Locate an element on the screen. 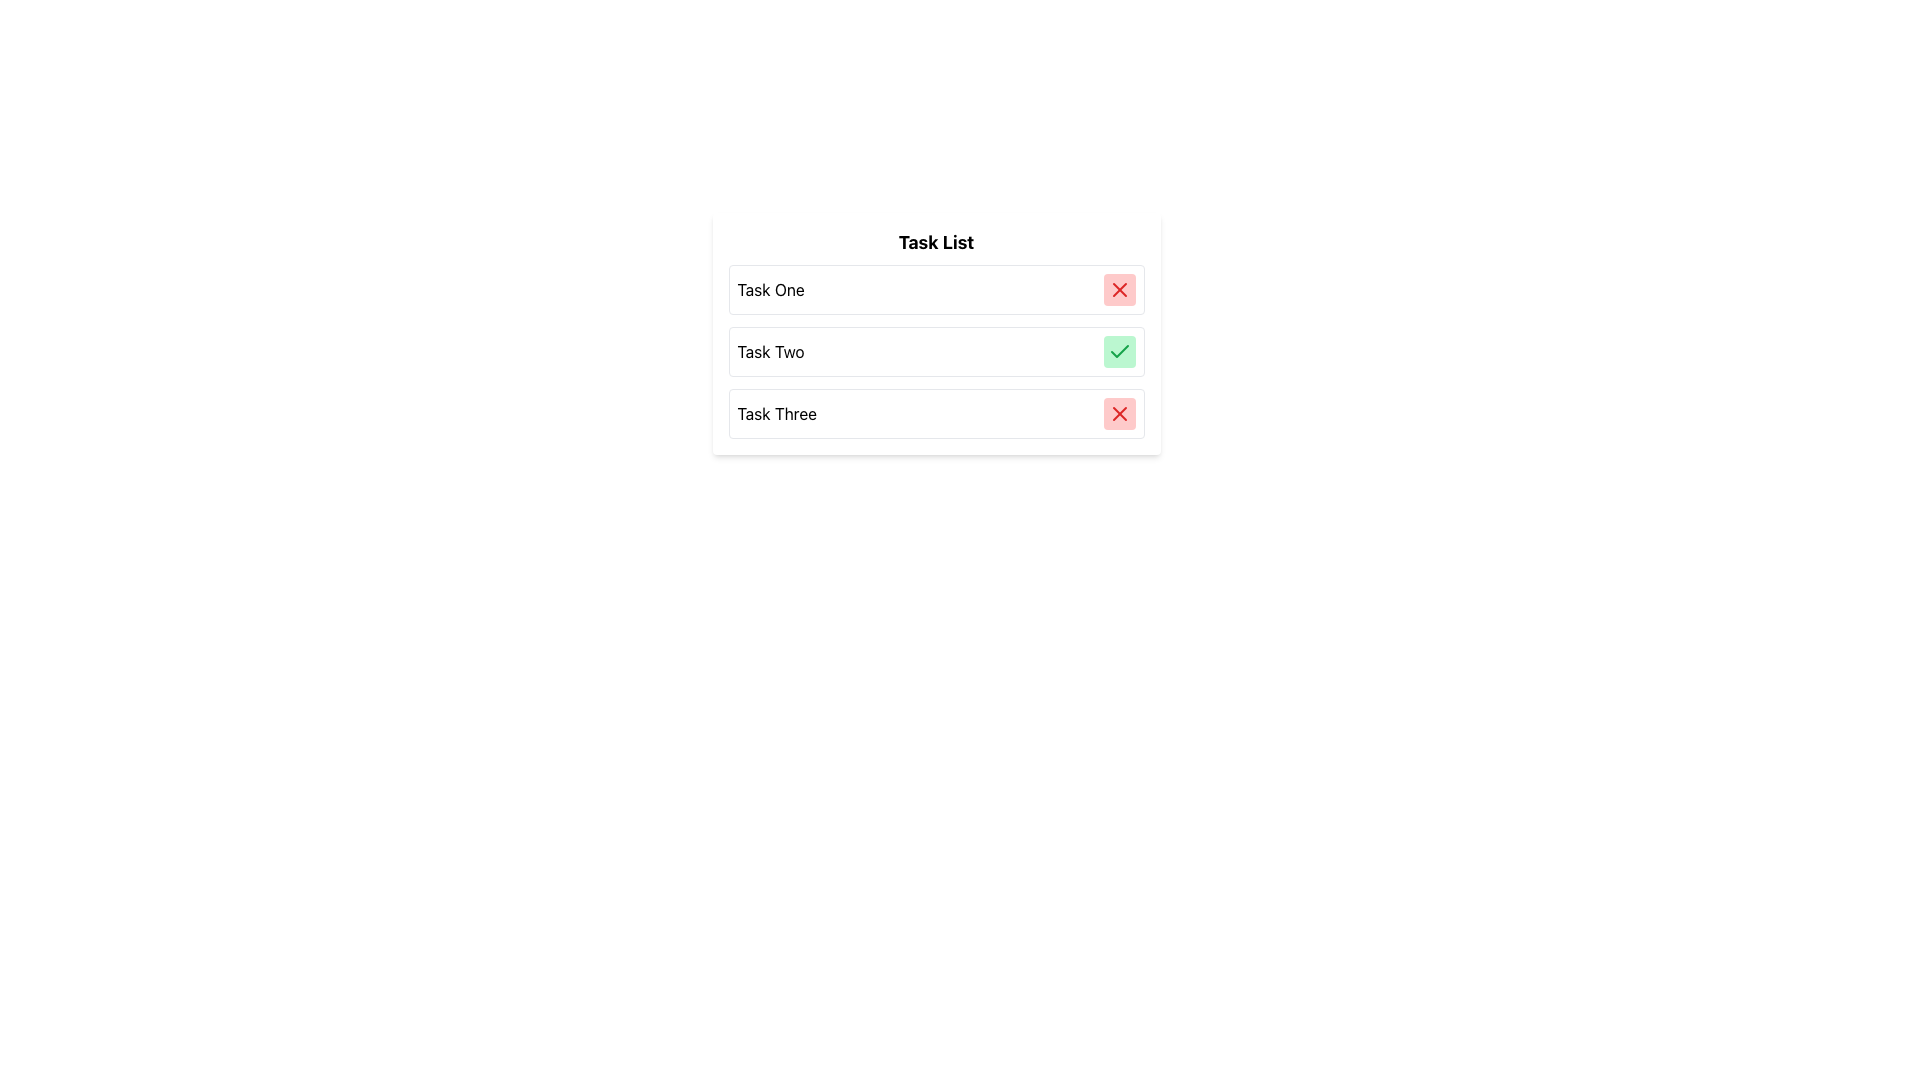 The height and width of the screenshot is (1080, 1920). the second text label in a vertical task list, which serves as the title or description of a task and is located next to a green checkmark is located at coordinates (770, 350).